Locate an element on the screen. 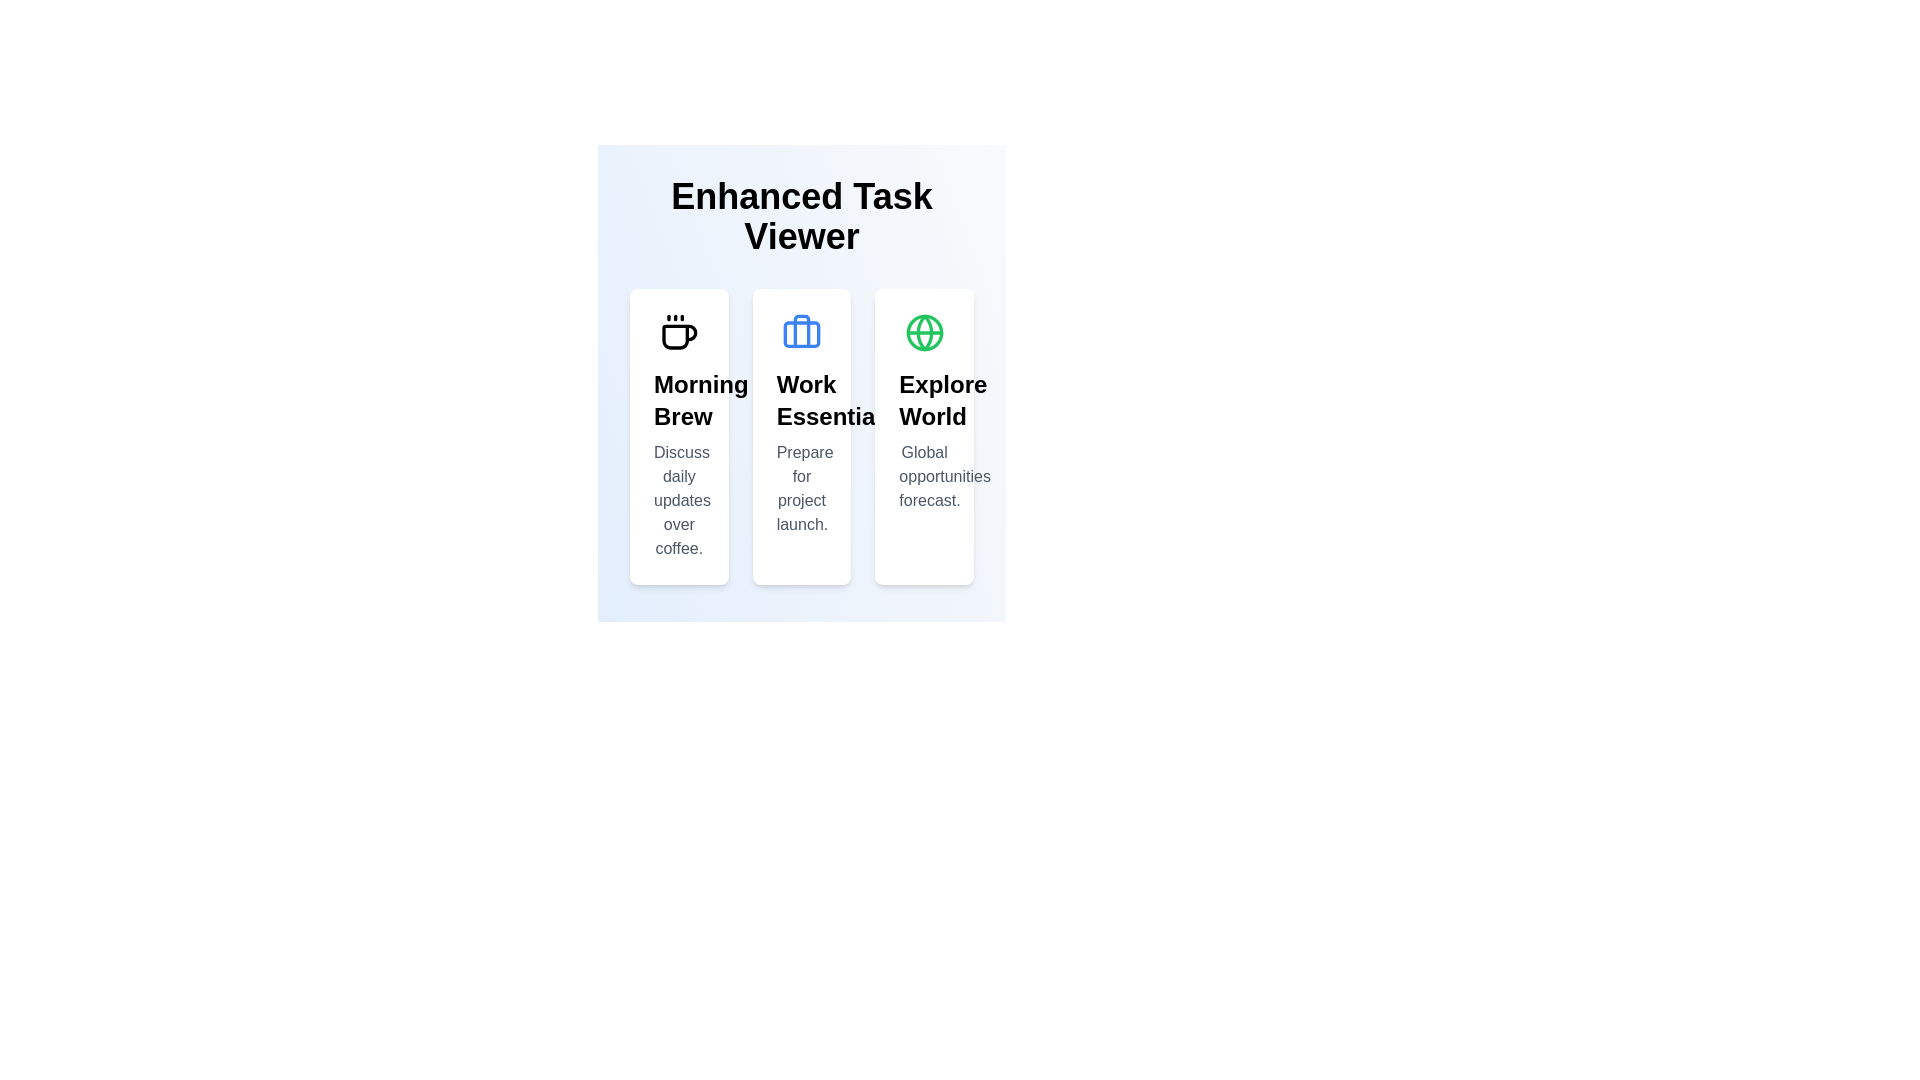  the Informational card that provides information about exploring global opportunities, which is the third card in a horizontally aligned grid under the 'Enhanced Task Viewer' section is located at coordinates (923, 435).